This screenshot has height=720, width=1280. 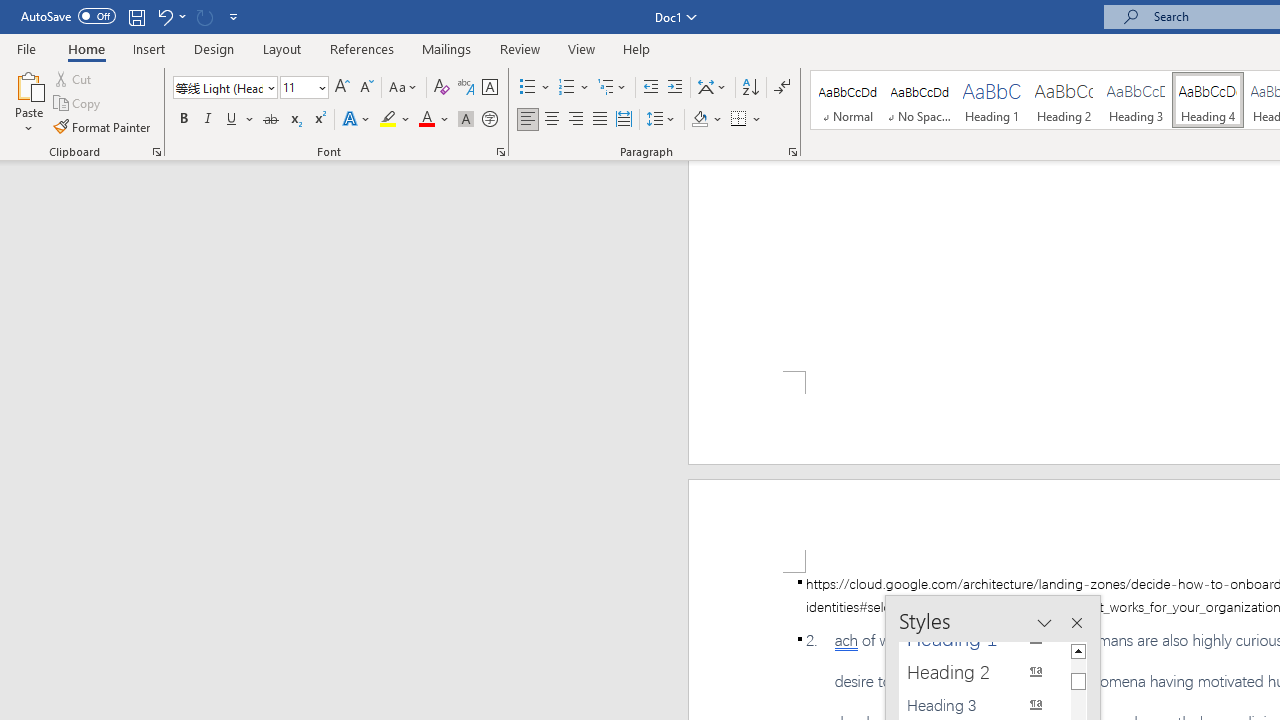 I want to click on 'Borders', so click(x=745, y=119).